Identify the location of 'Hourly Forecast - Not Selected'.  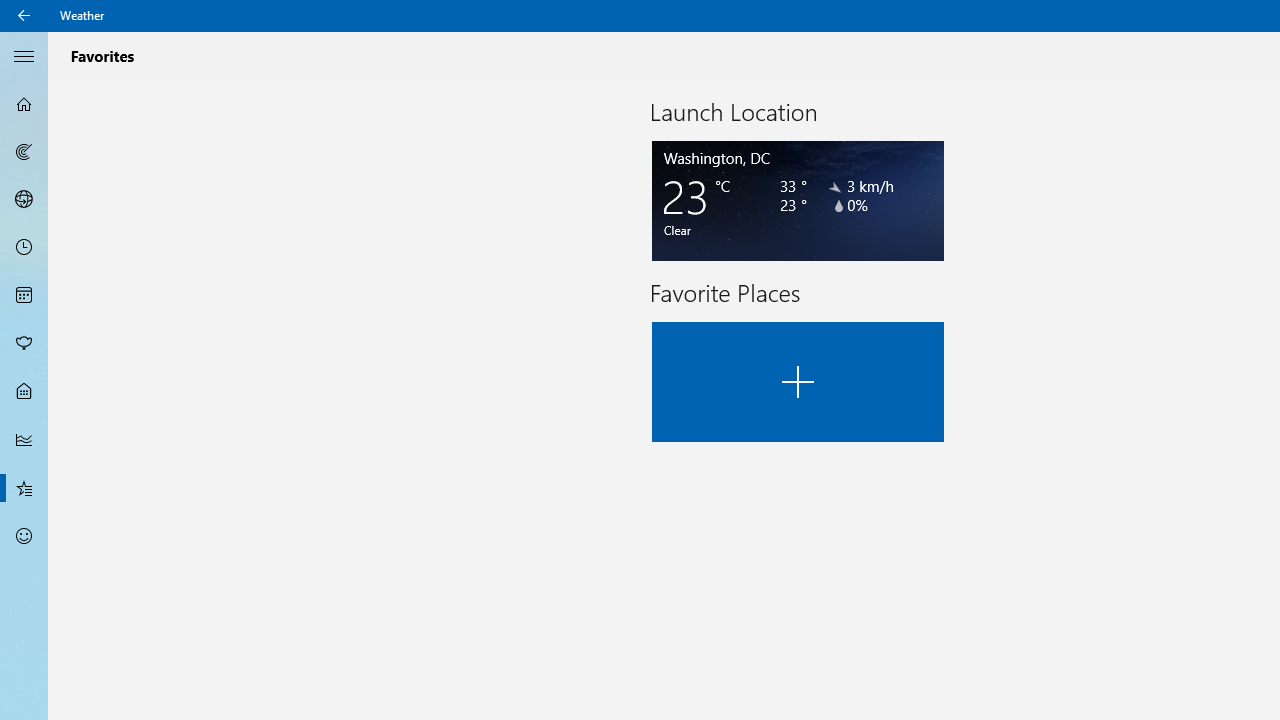
(24, 247).